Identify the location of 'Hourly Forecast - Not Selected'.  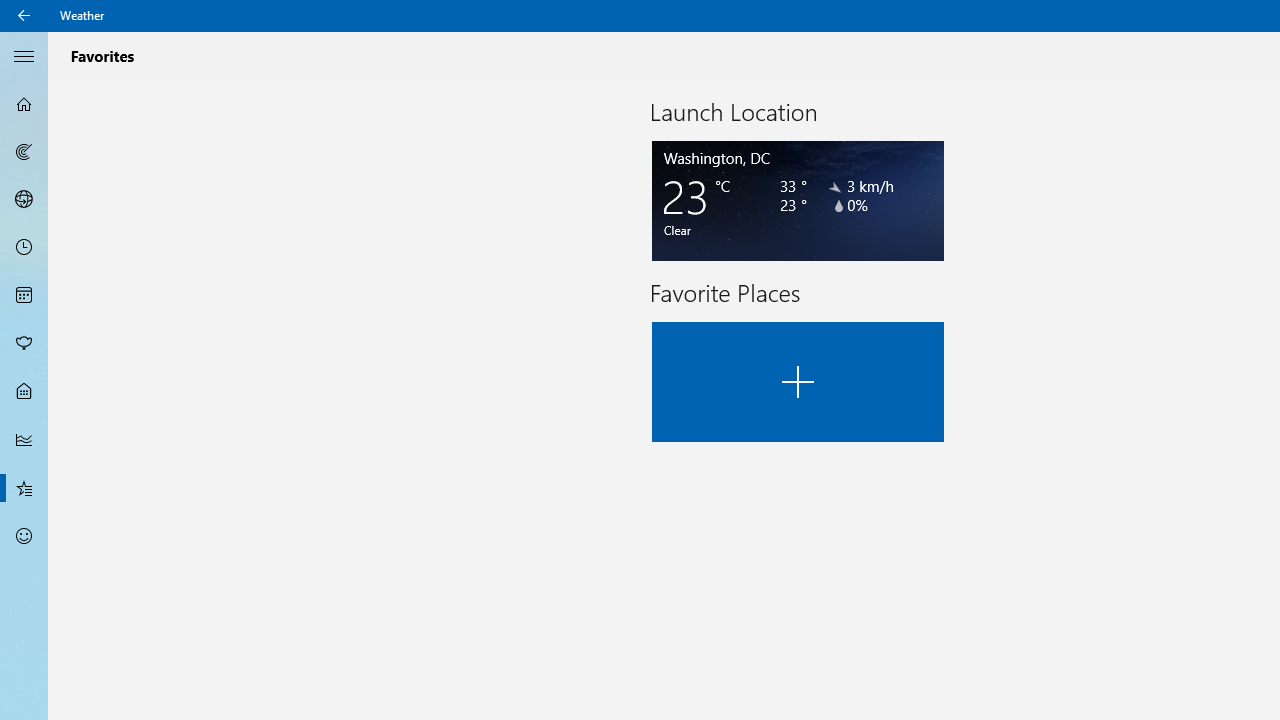
(24, 247).